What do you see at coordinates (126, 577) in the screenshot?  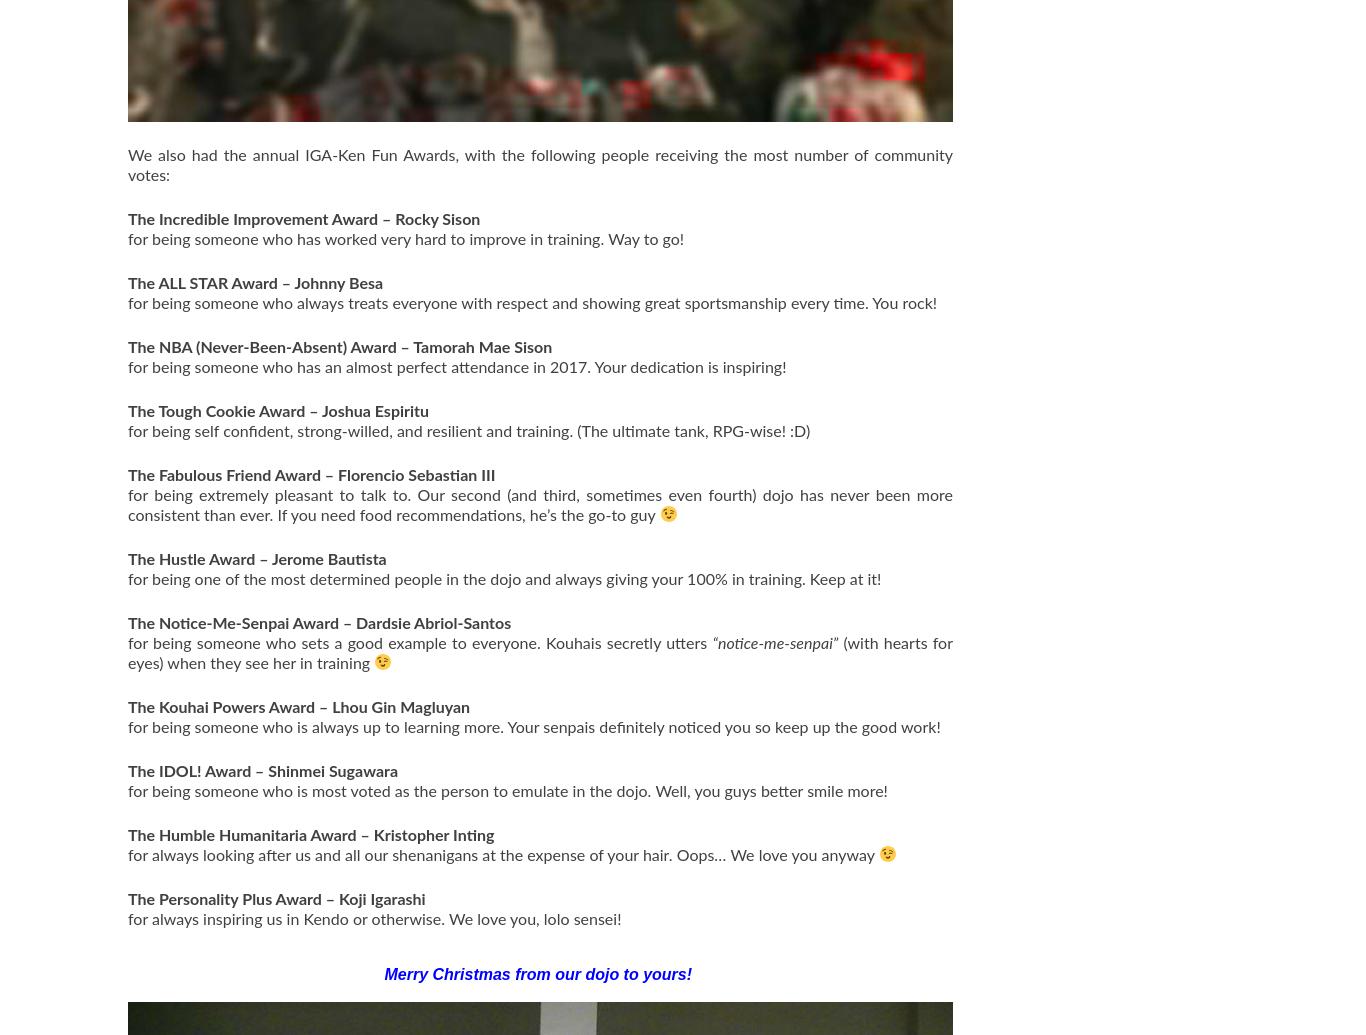 I see `'for being one of the most determined people in the dojo and always giving your 100% in training. Keep at it!'` at bounding box center [126, 577].